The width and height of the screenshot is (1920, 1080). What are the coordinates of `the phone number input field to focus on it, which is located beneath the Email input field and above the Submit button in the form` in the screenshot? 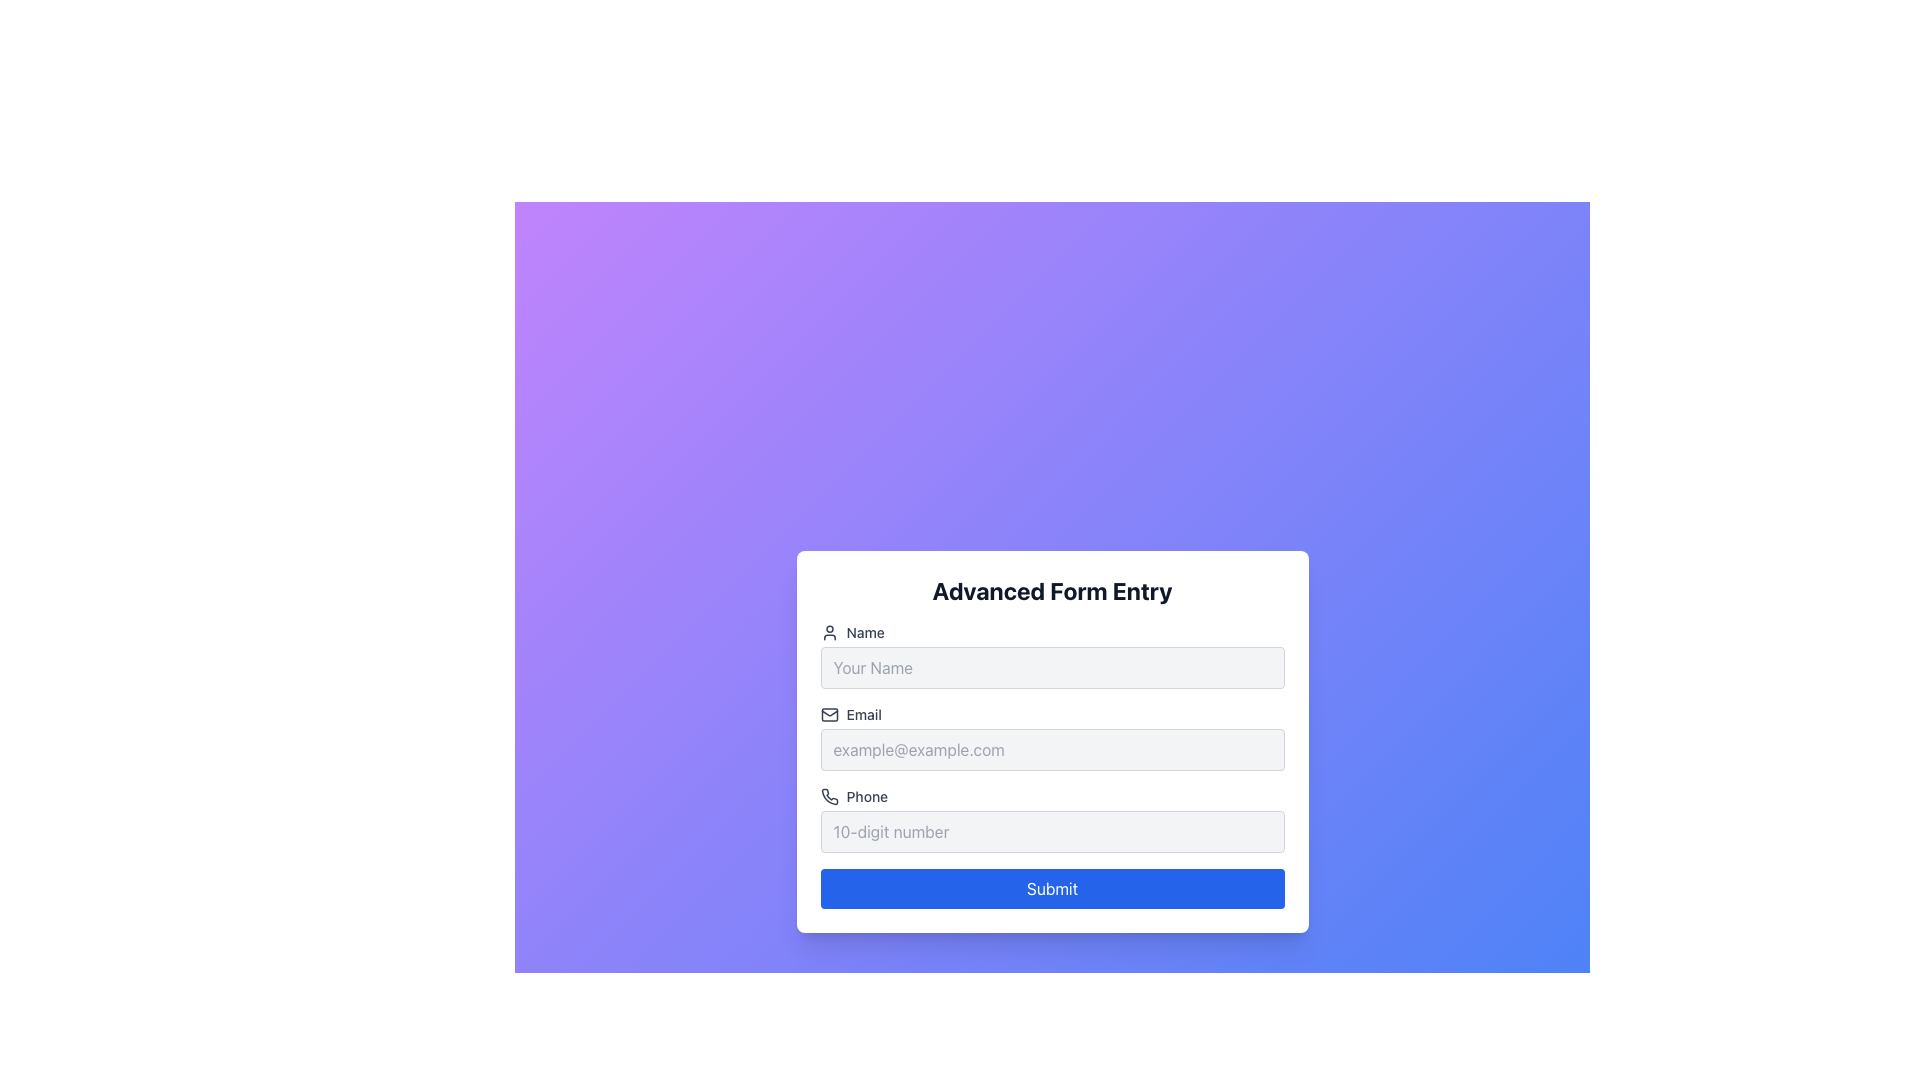 It's located at (1051, 832).